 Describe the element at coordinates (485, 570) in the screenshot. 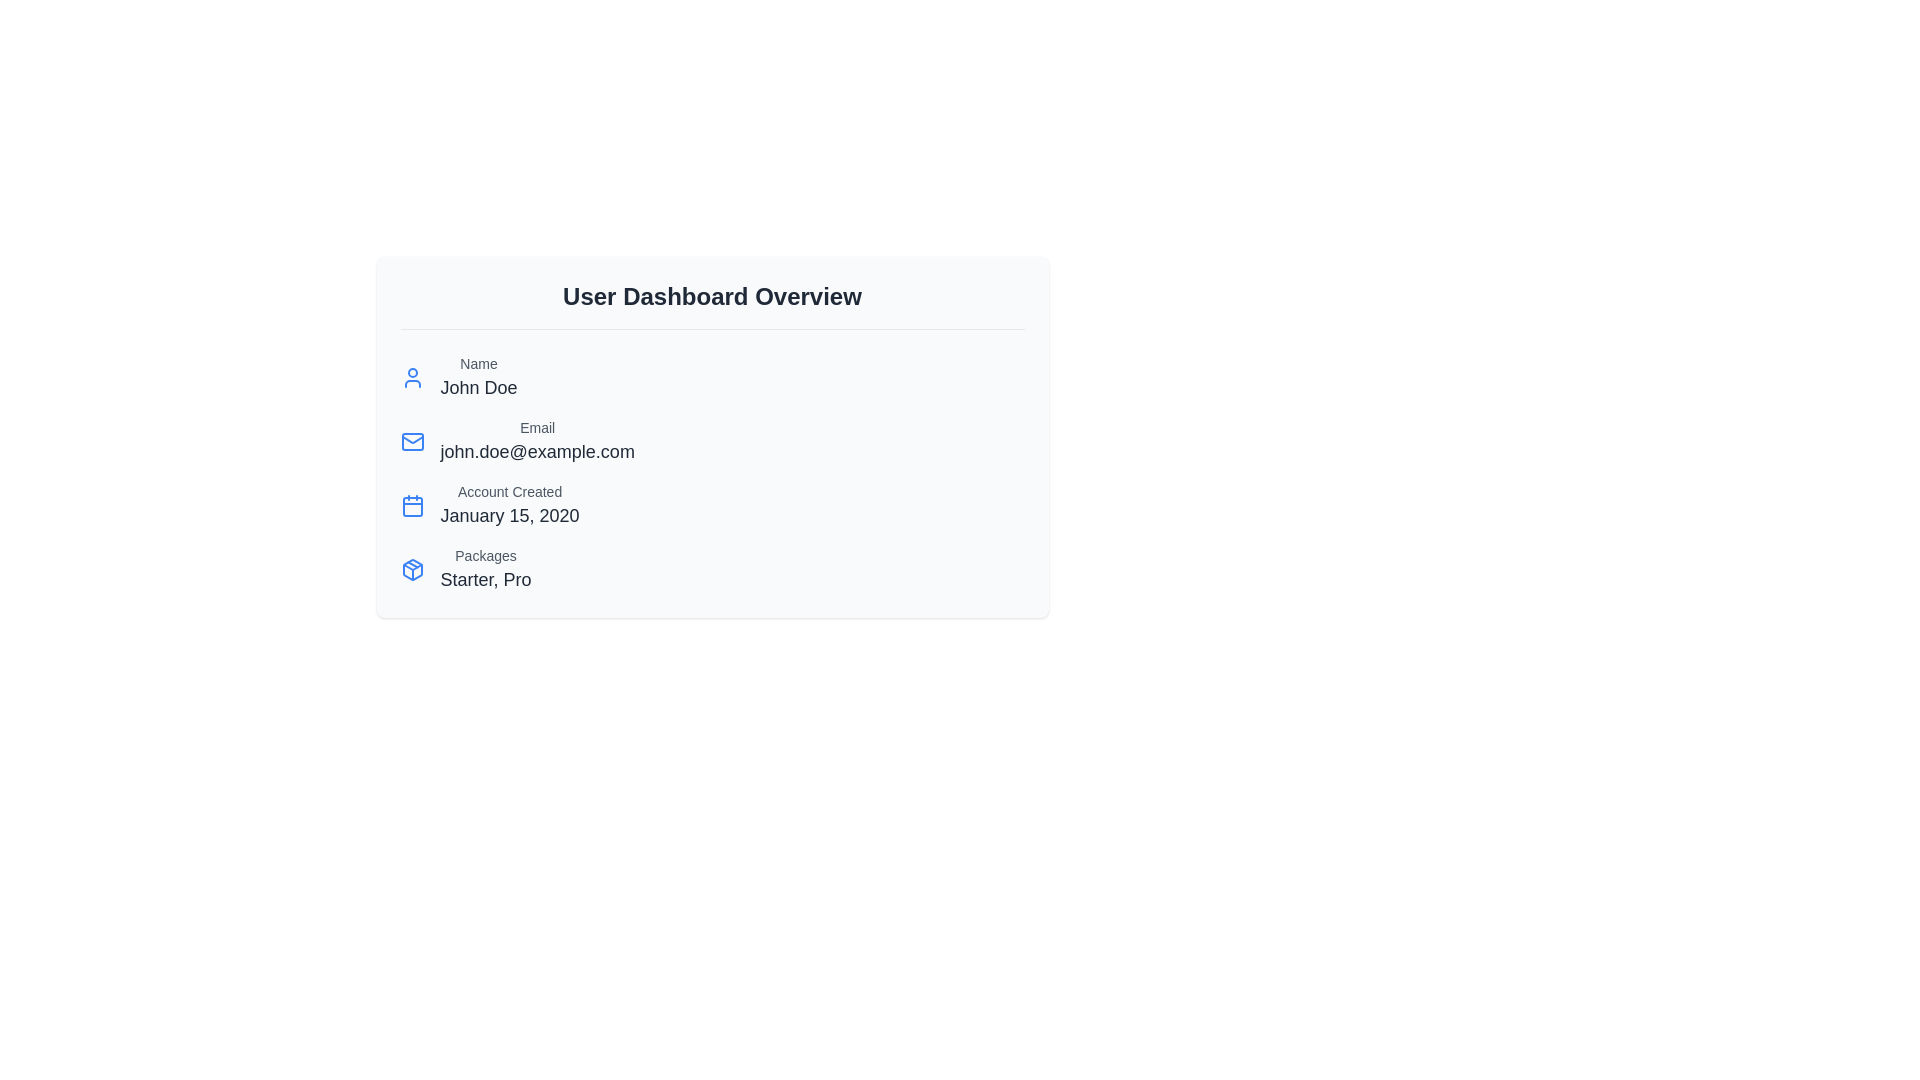

I see `text of the static text component that is the fourth item in the user dashboard overview interface, located below the 'Account Created' section` at that location.